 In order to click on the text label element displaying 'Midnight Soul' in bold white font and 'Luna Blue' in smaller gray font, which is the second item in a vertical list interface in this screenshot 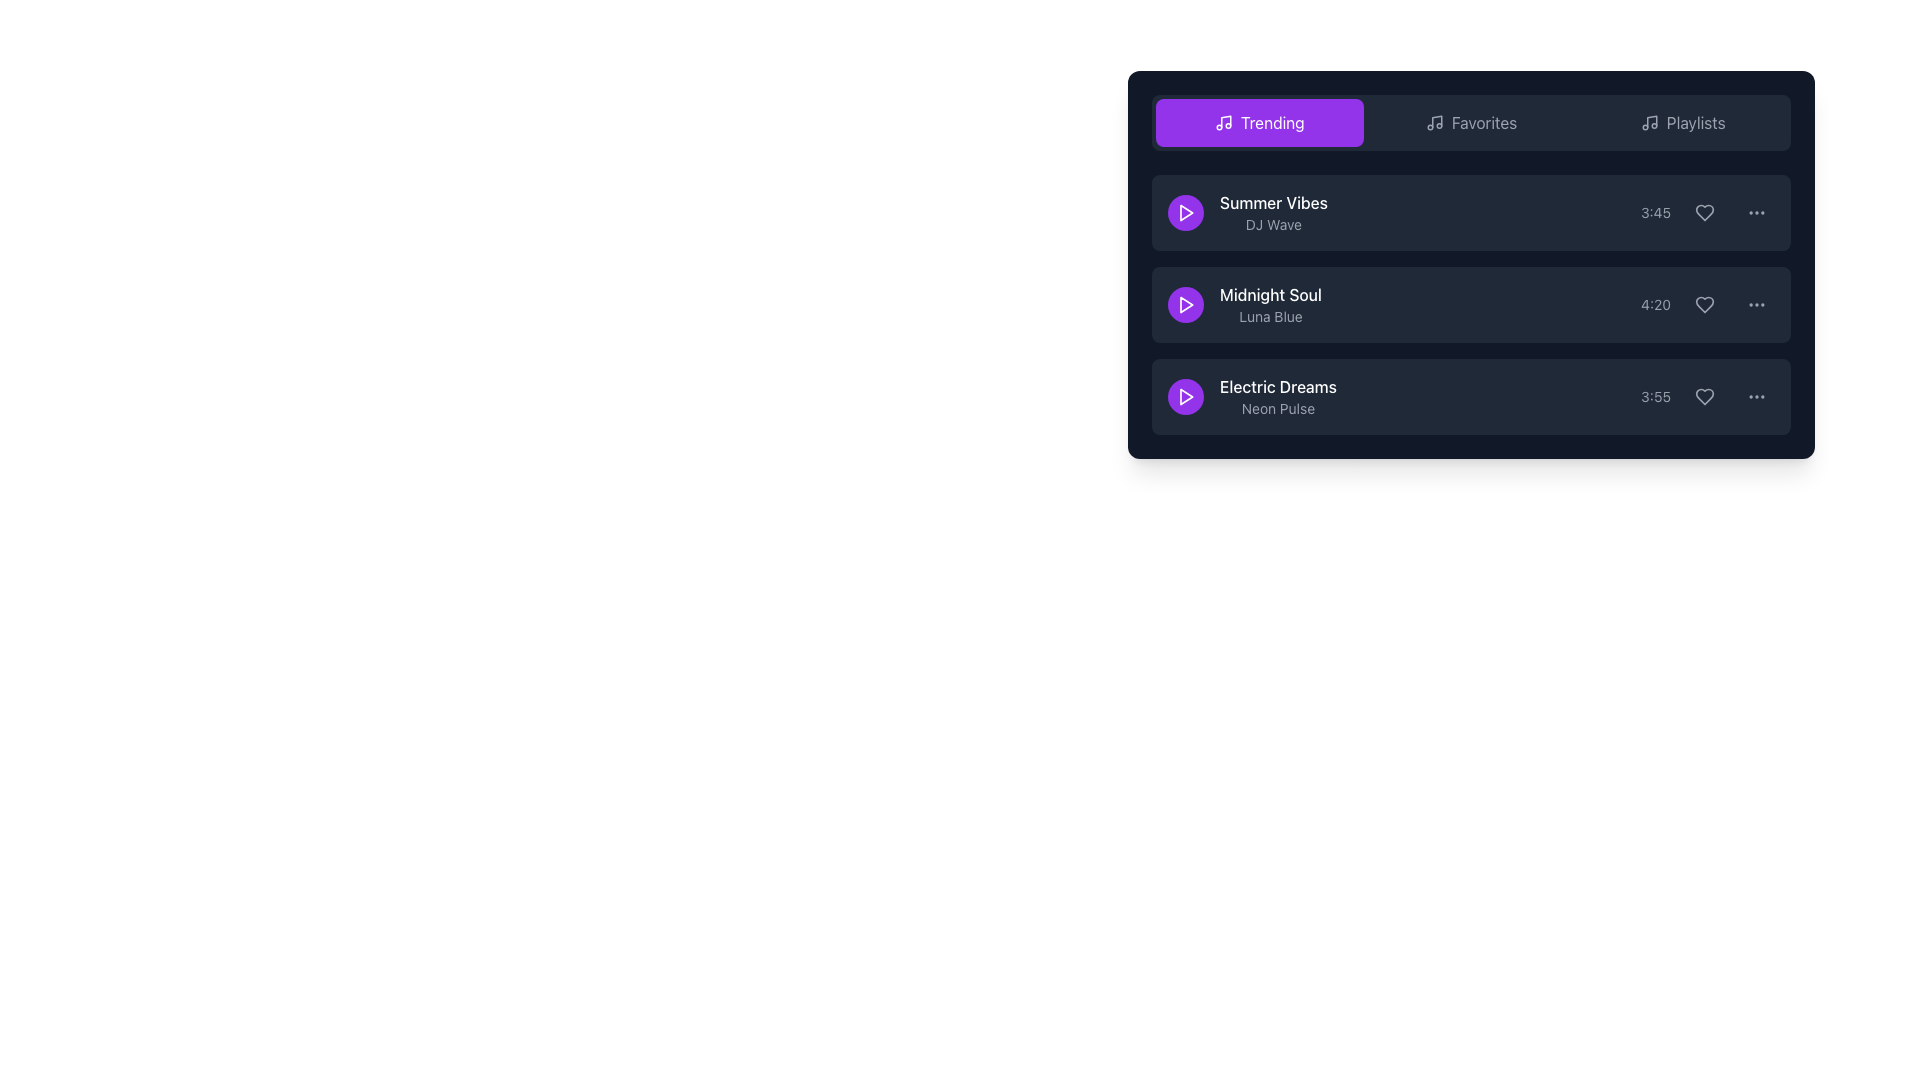, I will do `click(1243, 304)`.